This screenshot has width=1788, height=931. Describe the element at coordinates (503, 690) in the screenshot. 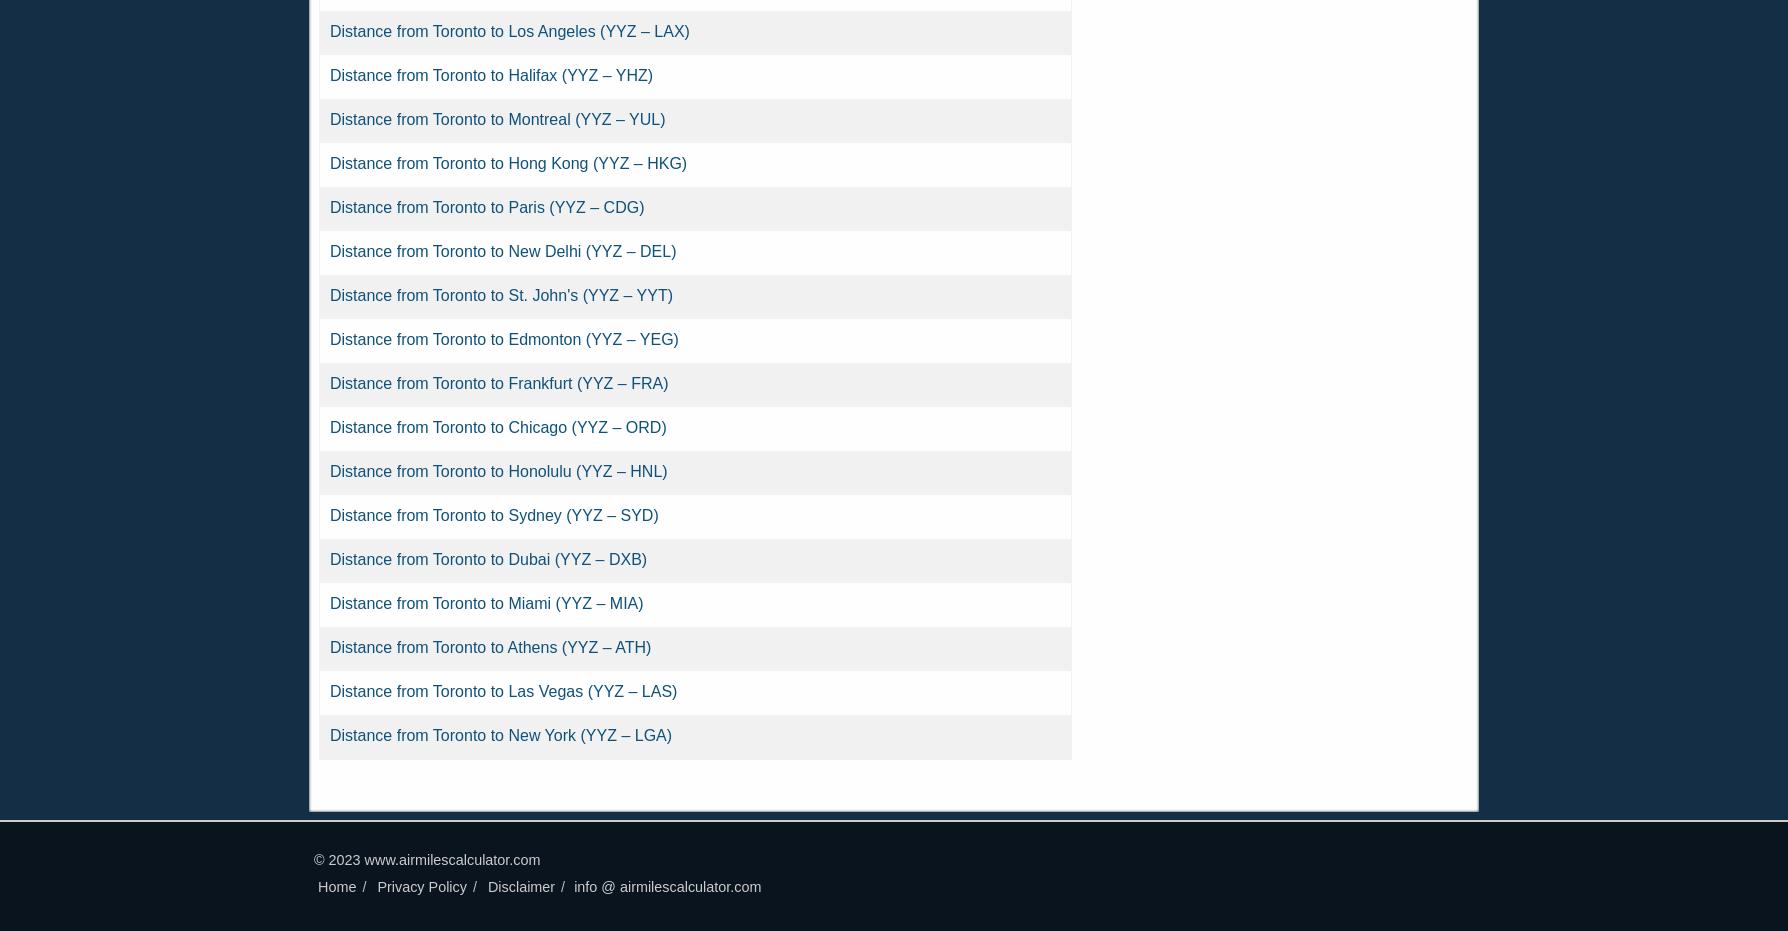

I see `'Distance from Toronto to Las Vegas (YYZ – LAS)'` at that location.